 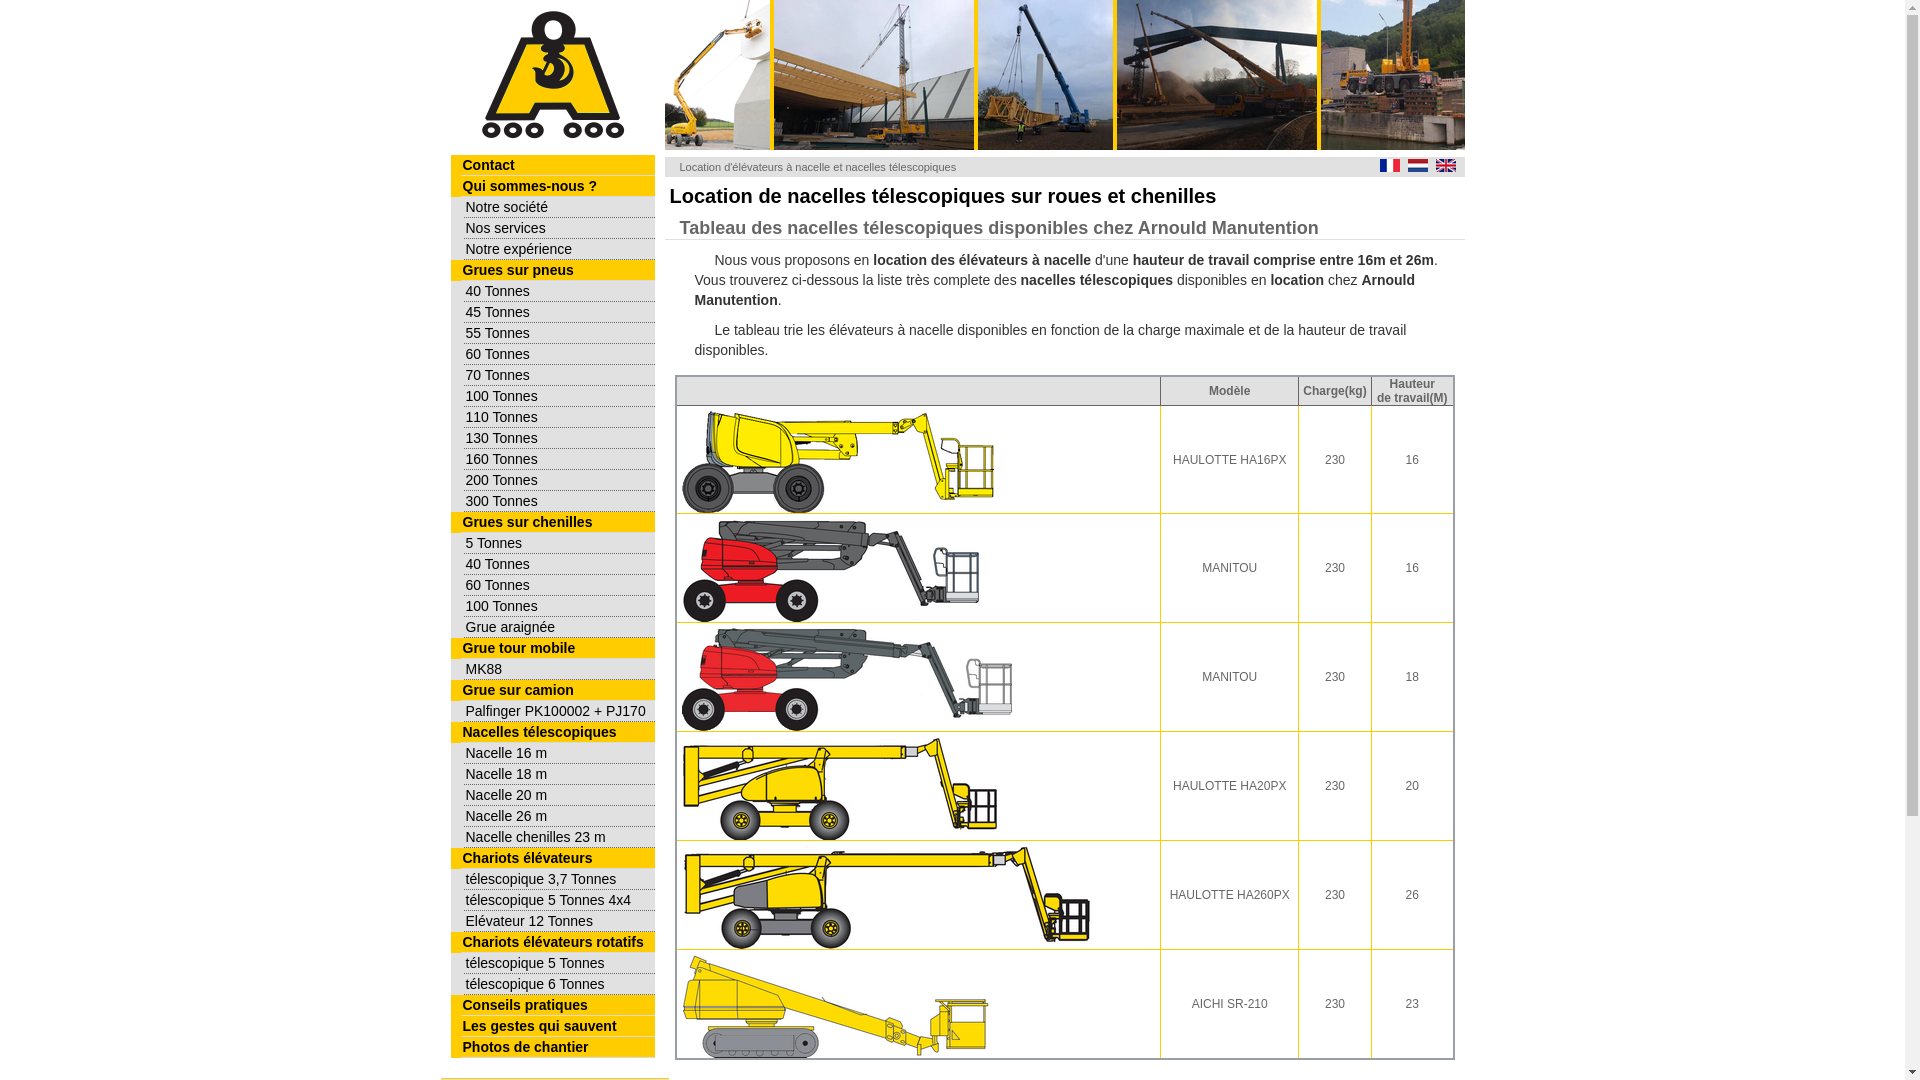 I want to click on 'Grue sur camion', so click(x=556, y=689).